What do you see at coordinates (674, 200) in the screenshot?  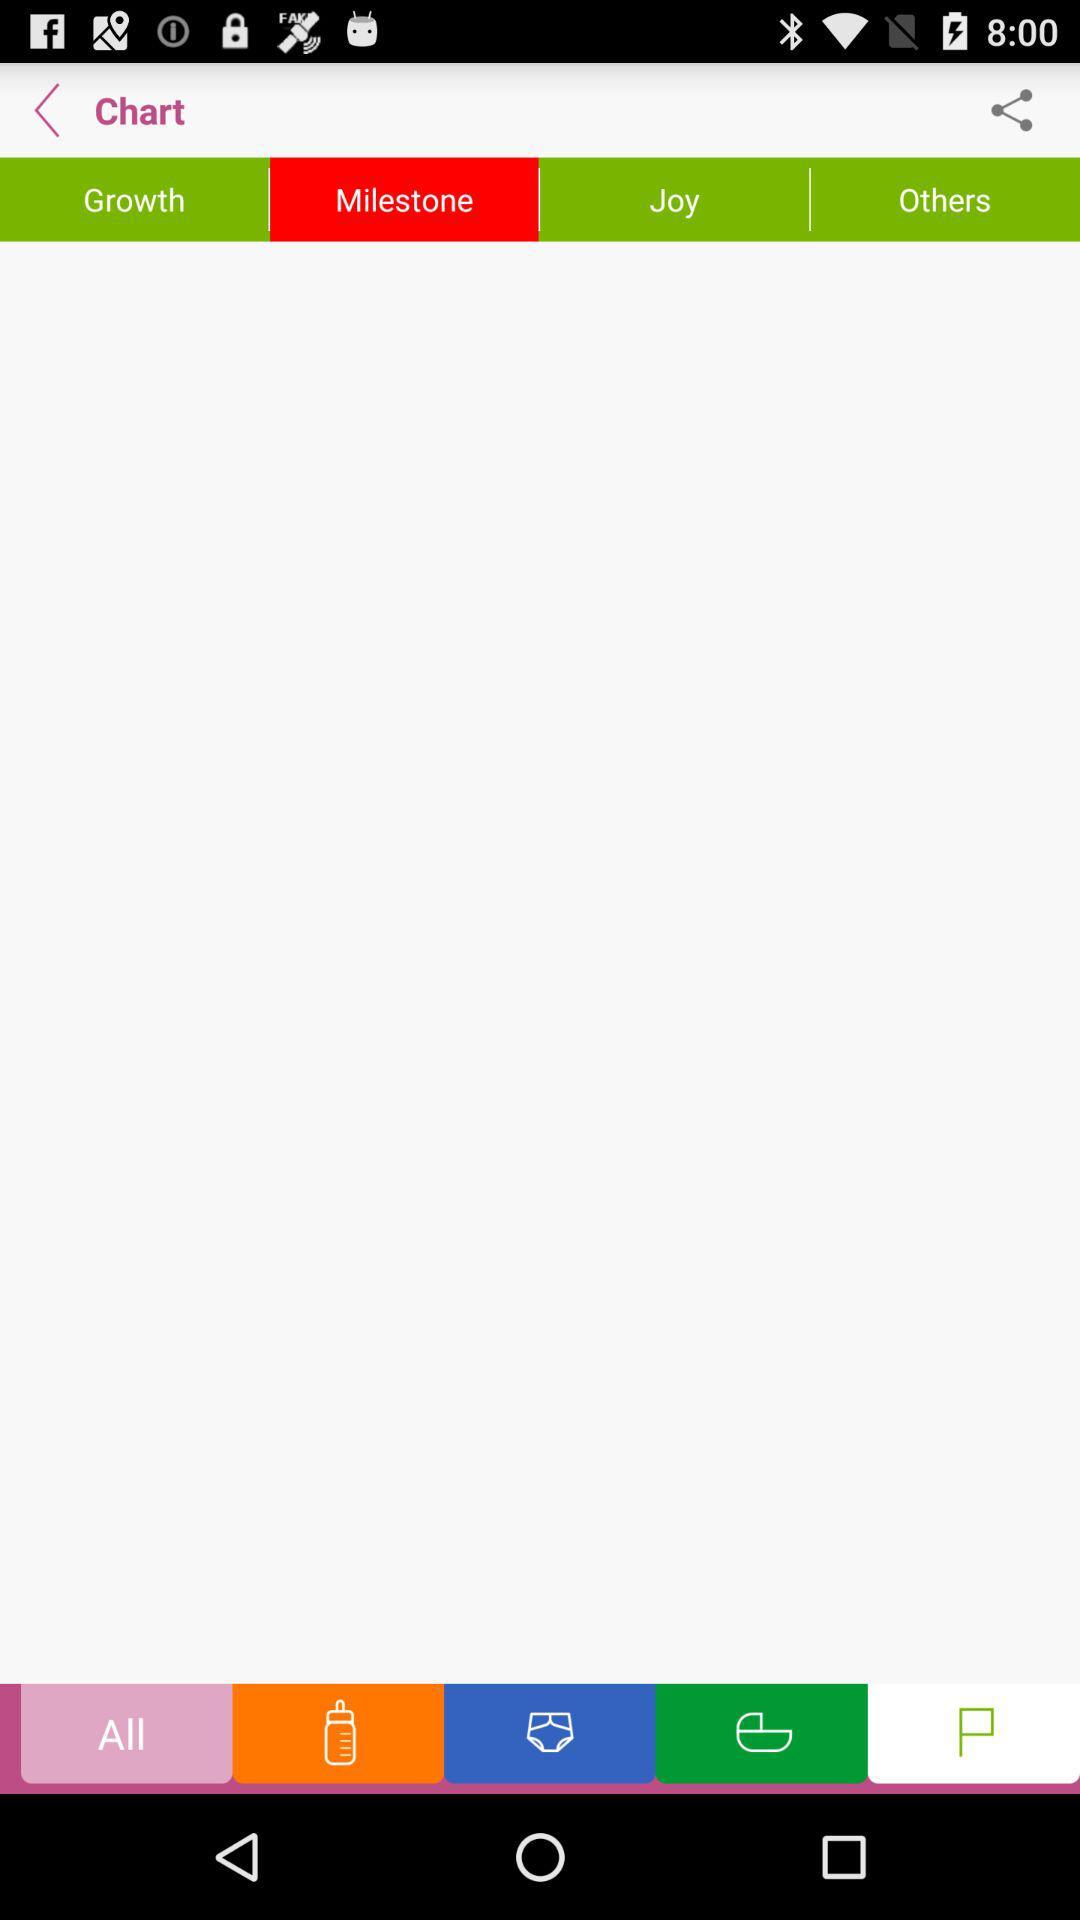 I see `joy` at bounding box center [674, 200].